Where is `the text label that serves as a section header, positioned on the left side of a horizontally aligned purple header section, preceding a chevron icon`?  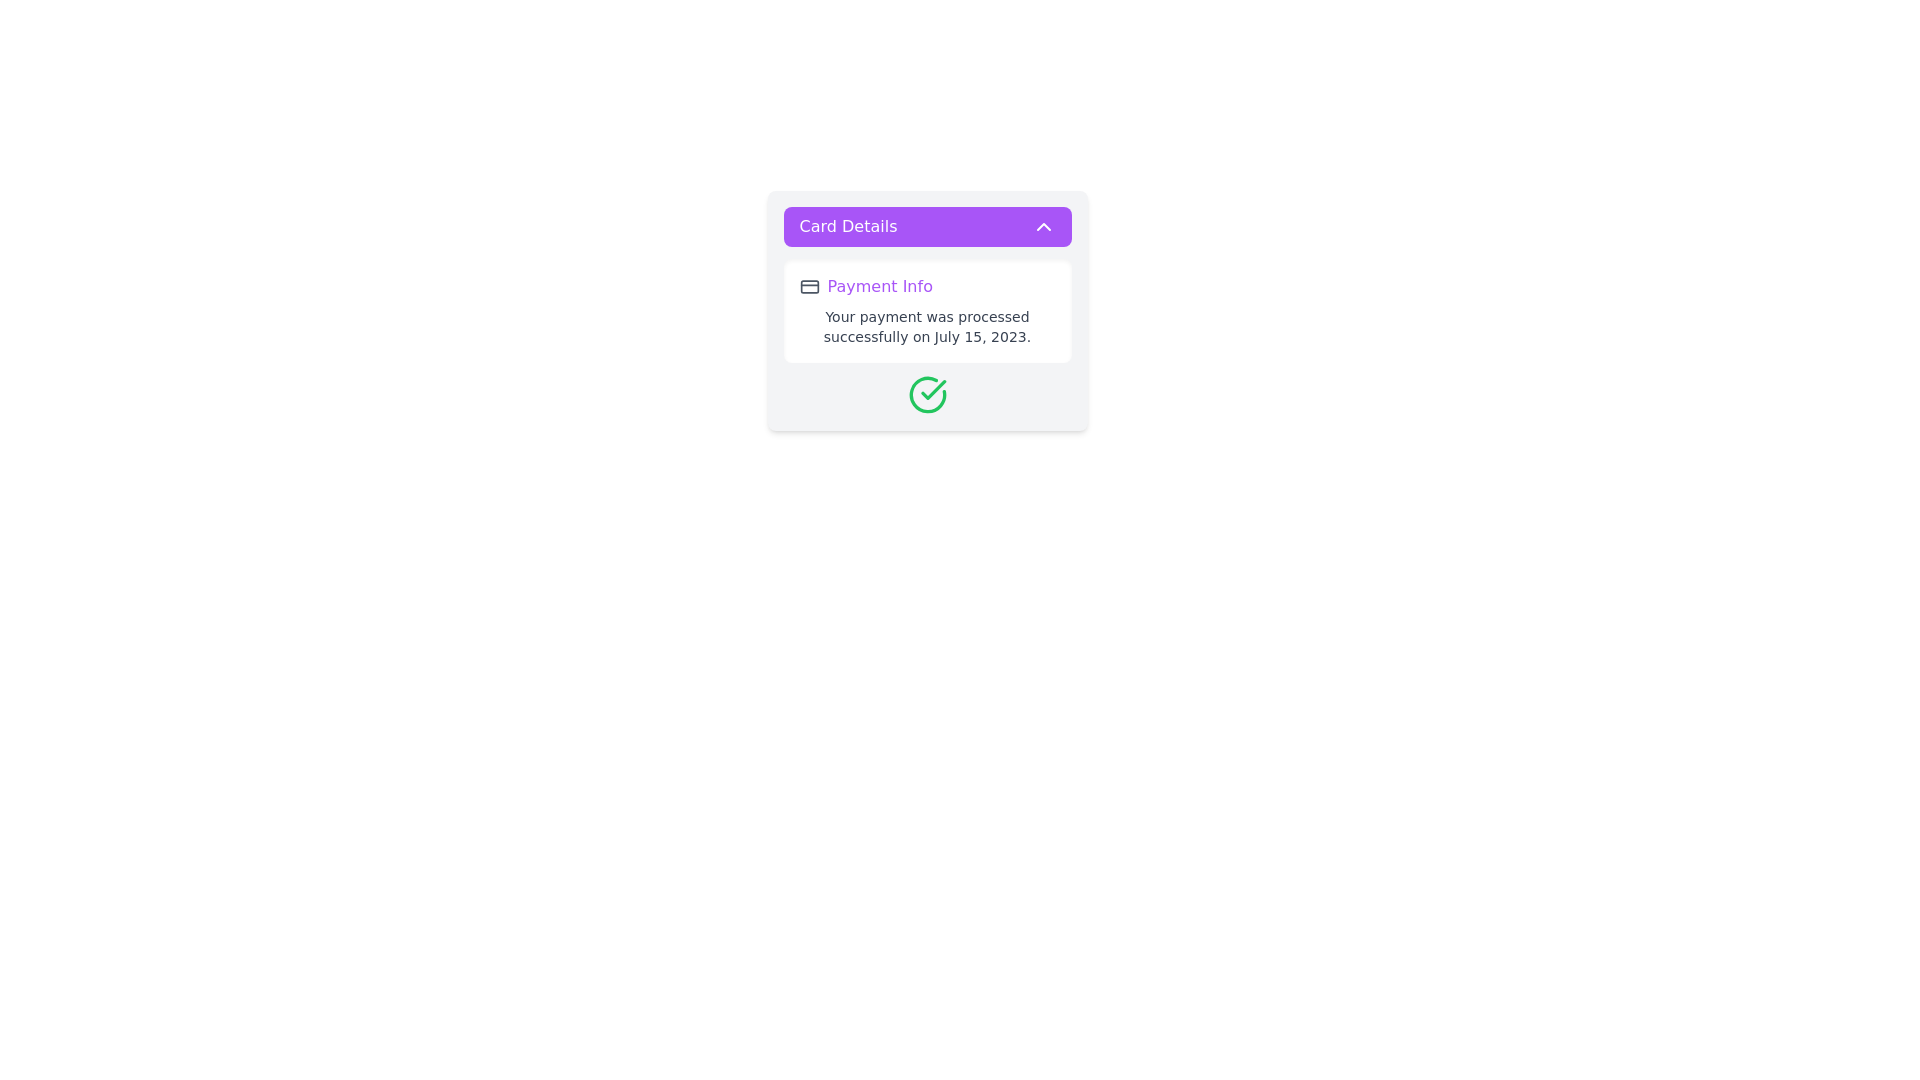 the text label that serves as a section header, positioned on the left side of a horizontally aligned purple header section, preceding a chevron icon is located at coordinates (848, 226).